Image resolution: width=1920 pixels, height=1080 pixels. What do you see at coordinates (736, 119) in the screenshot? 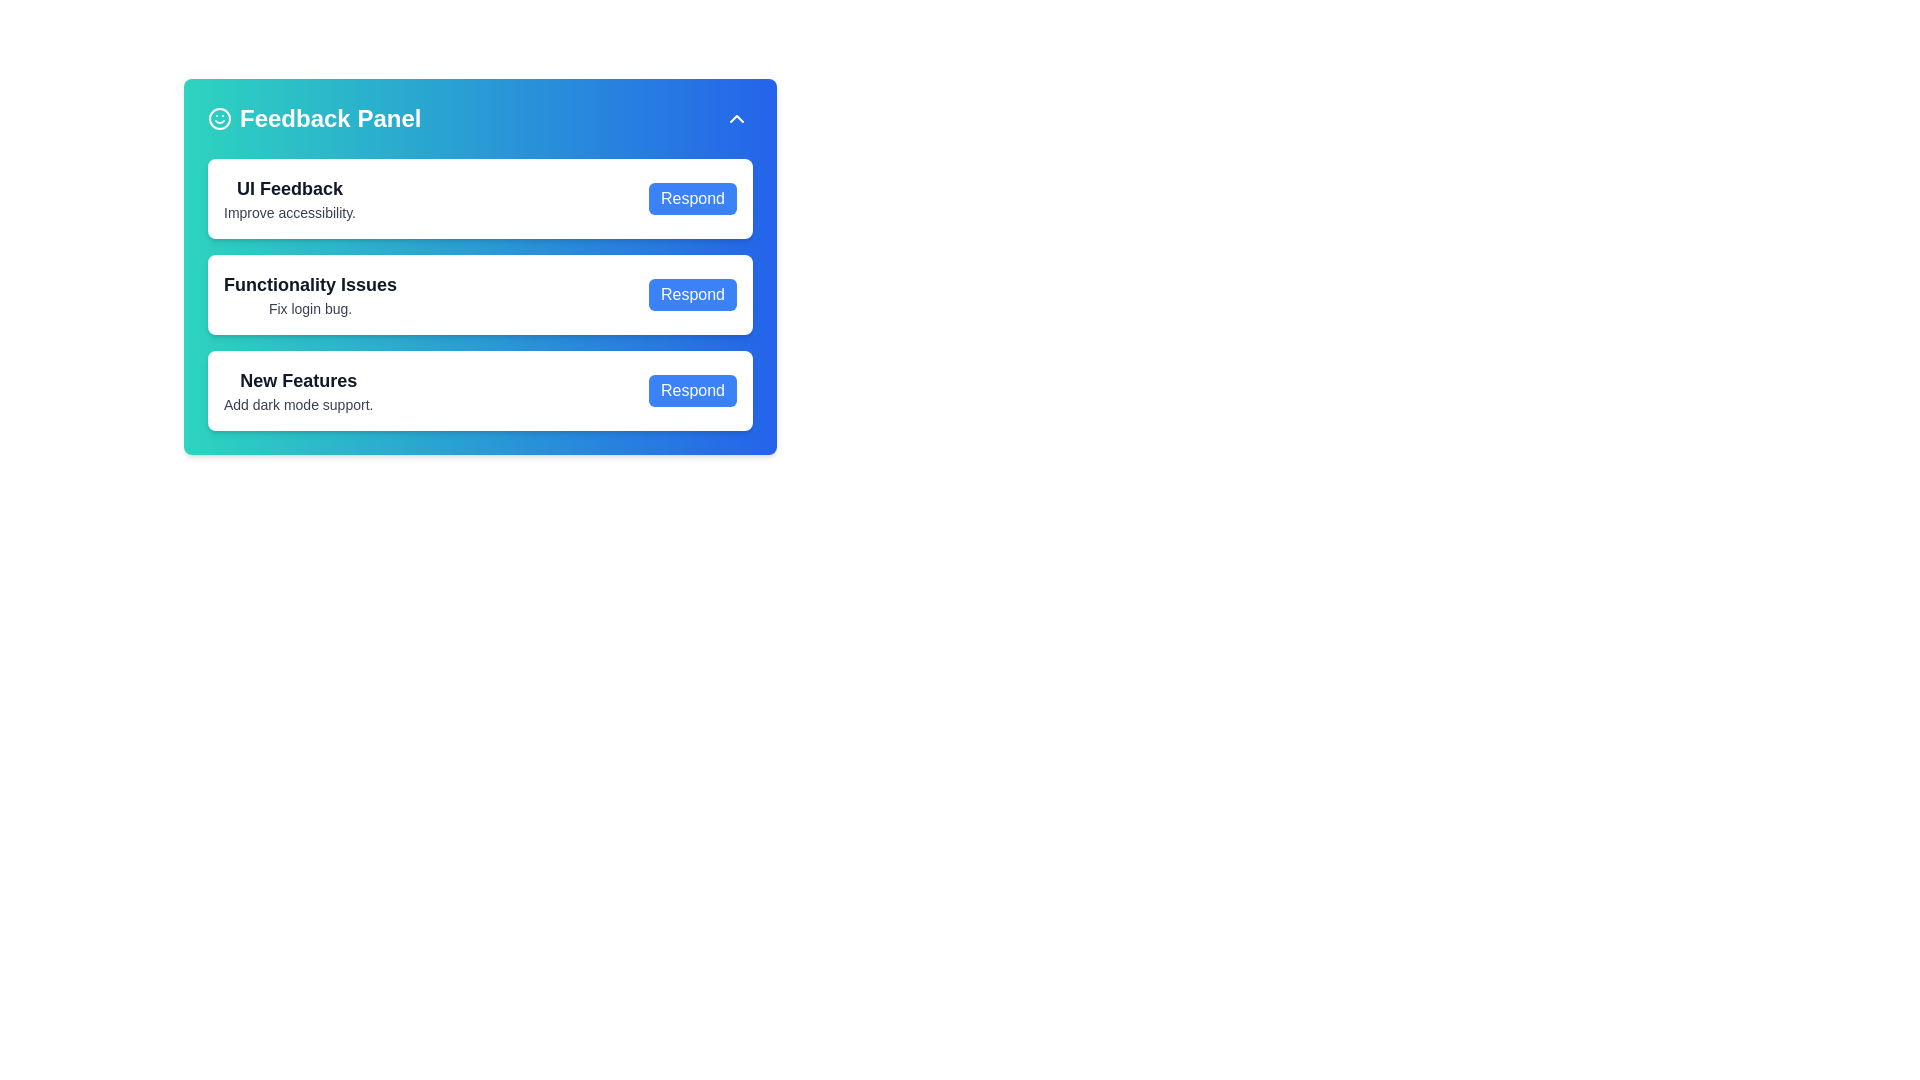
I see `the upward-pointing chevron icon within the rounded button located at the top-right corner of the 'Feedback Panel'` at bounding box center [736, 119].